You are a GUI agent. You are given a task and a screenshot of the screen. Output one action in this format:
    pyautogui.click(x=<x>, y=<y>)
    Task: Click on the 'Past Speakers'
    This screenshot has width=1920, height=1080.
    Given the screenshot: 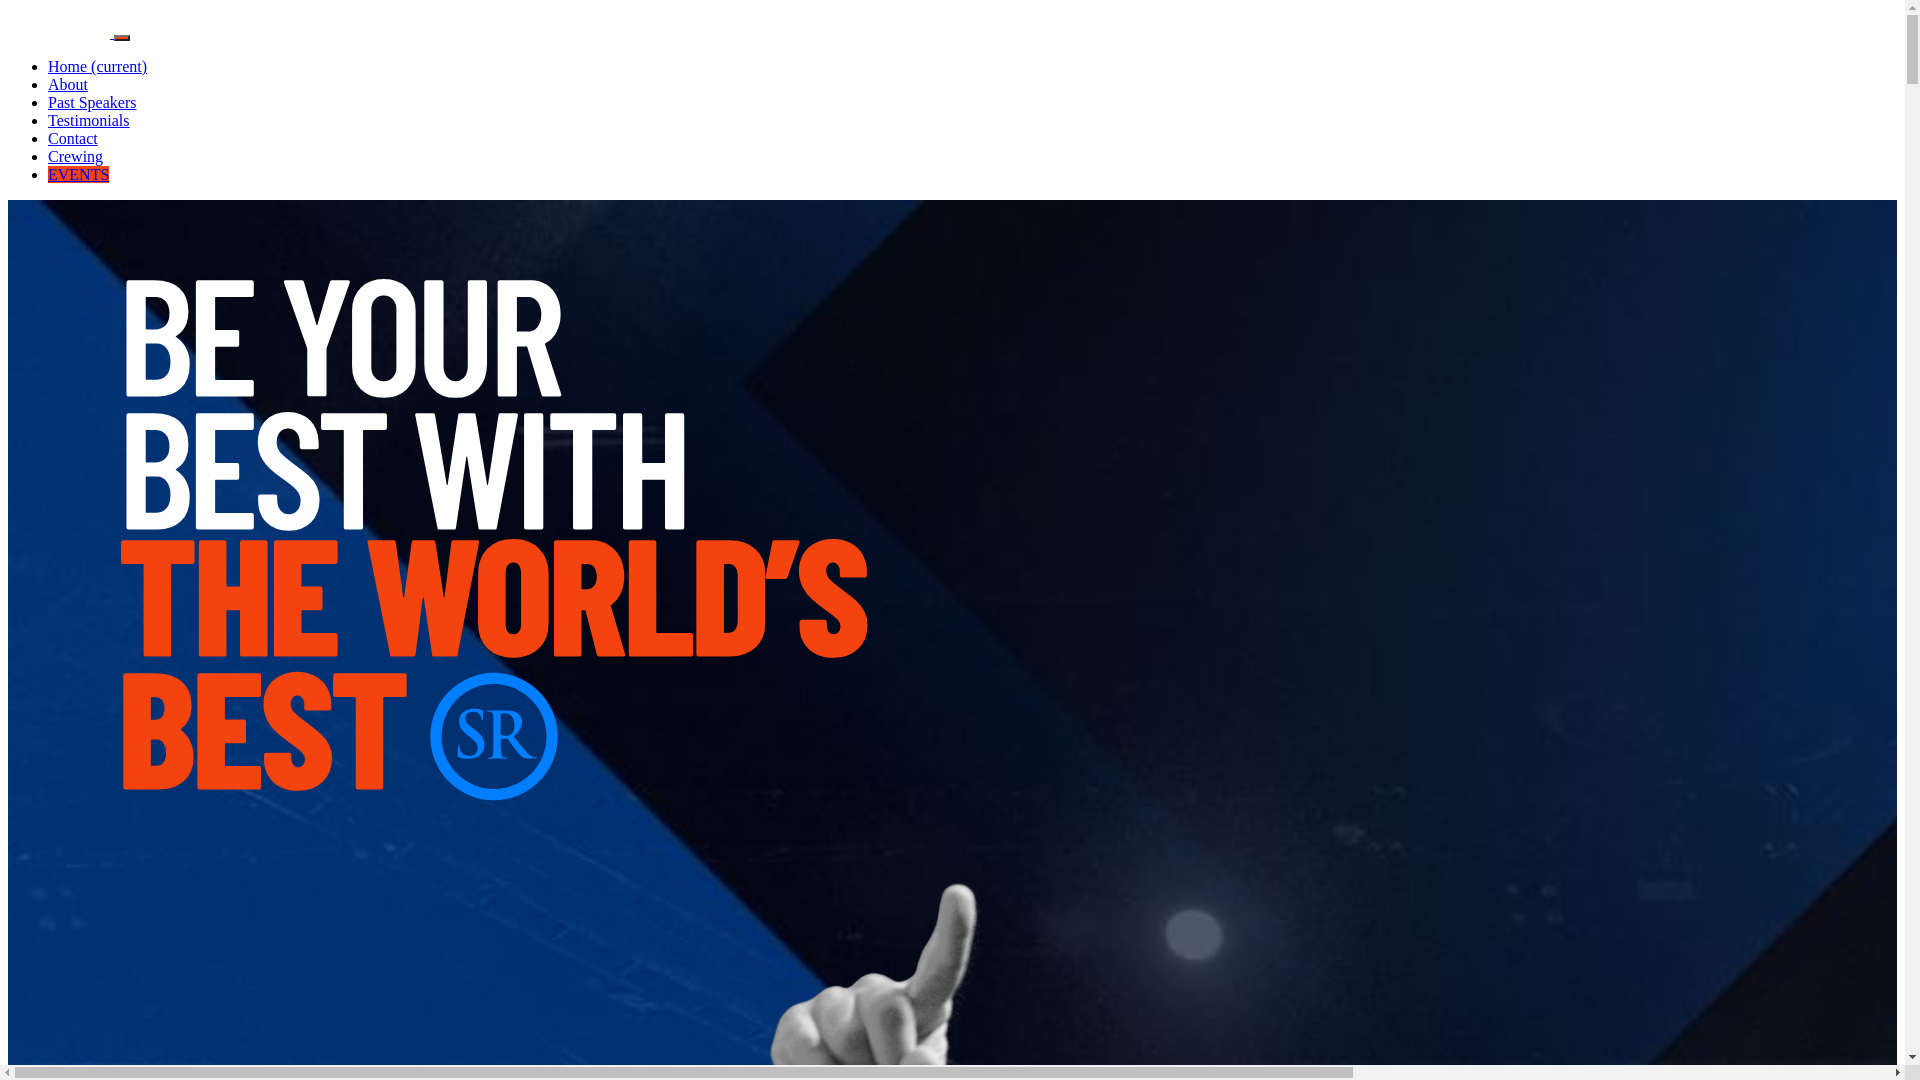 What is the action you would take?
    pyautogui.click(x=90, y=102)
    